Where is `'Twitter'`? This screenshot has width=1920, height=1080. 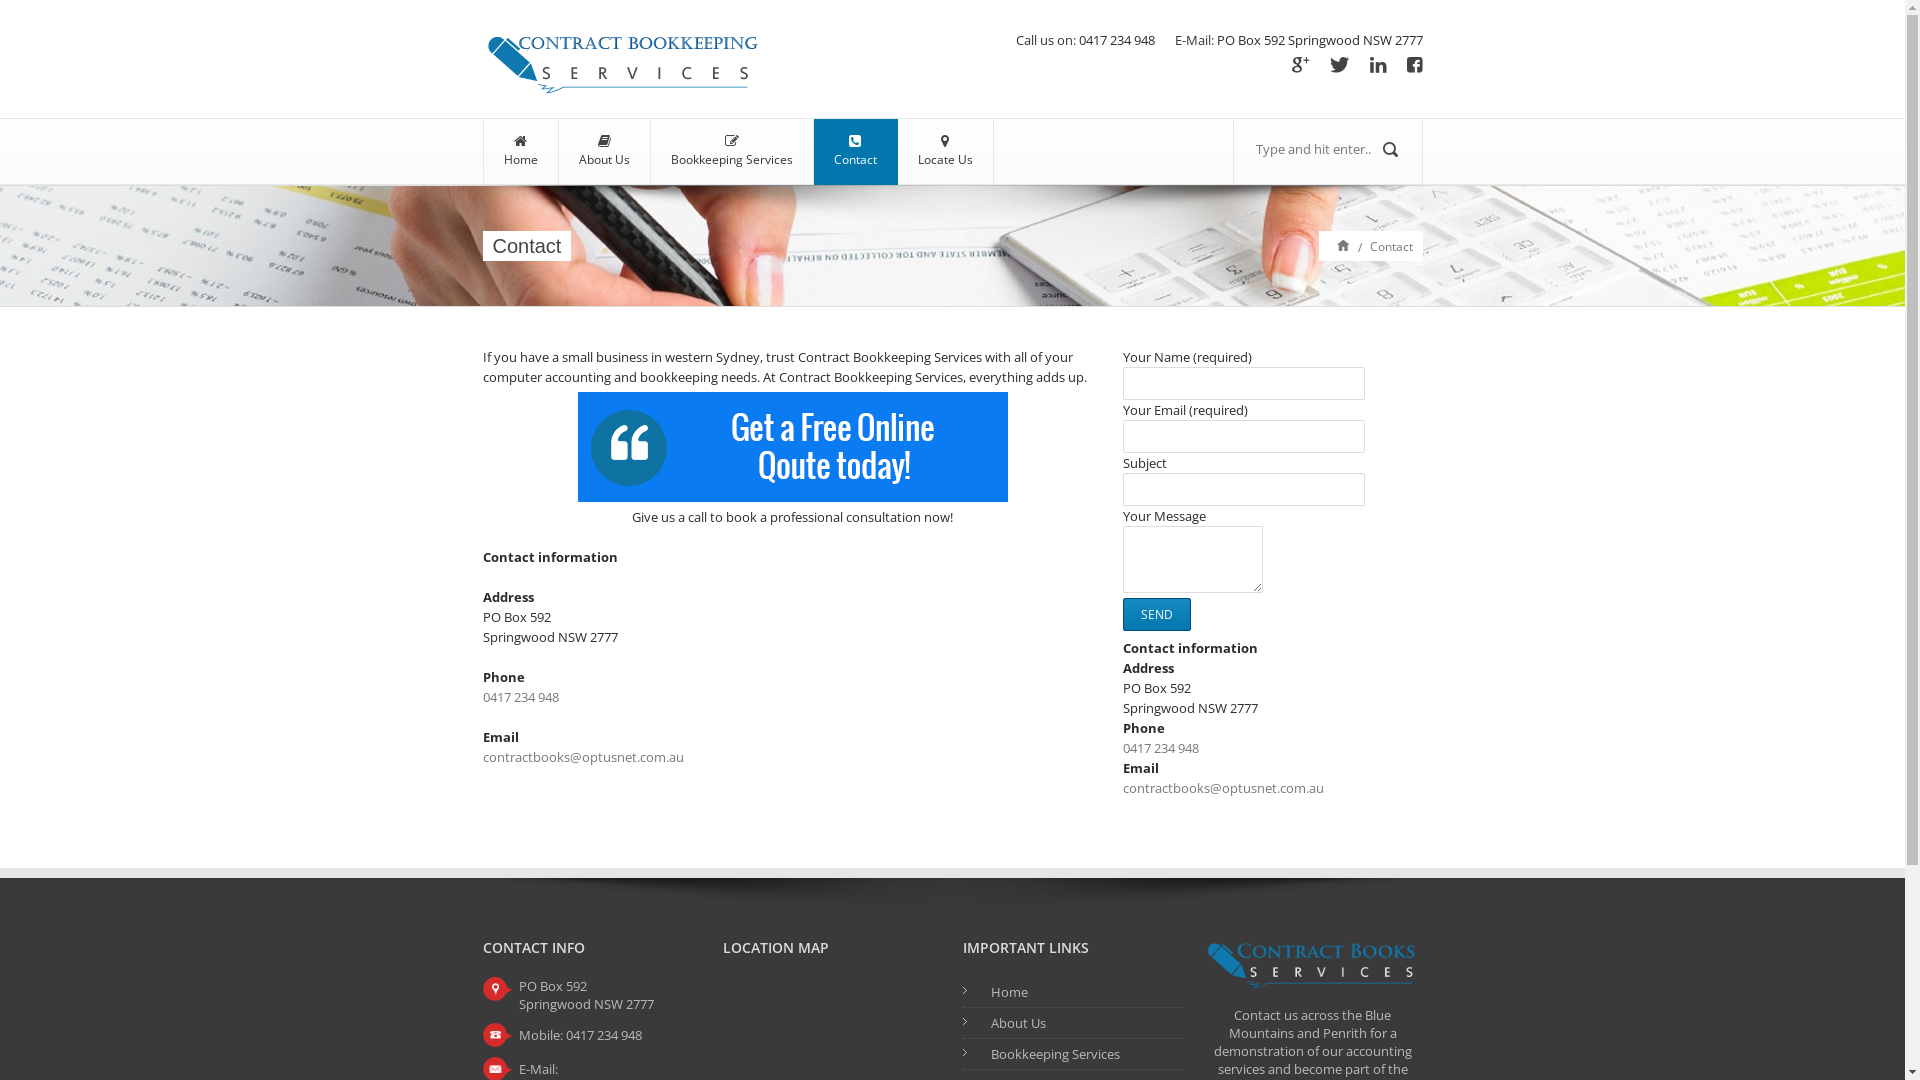
'Twitter' is located at coordinates (1339, 64).